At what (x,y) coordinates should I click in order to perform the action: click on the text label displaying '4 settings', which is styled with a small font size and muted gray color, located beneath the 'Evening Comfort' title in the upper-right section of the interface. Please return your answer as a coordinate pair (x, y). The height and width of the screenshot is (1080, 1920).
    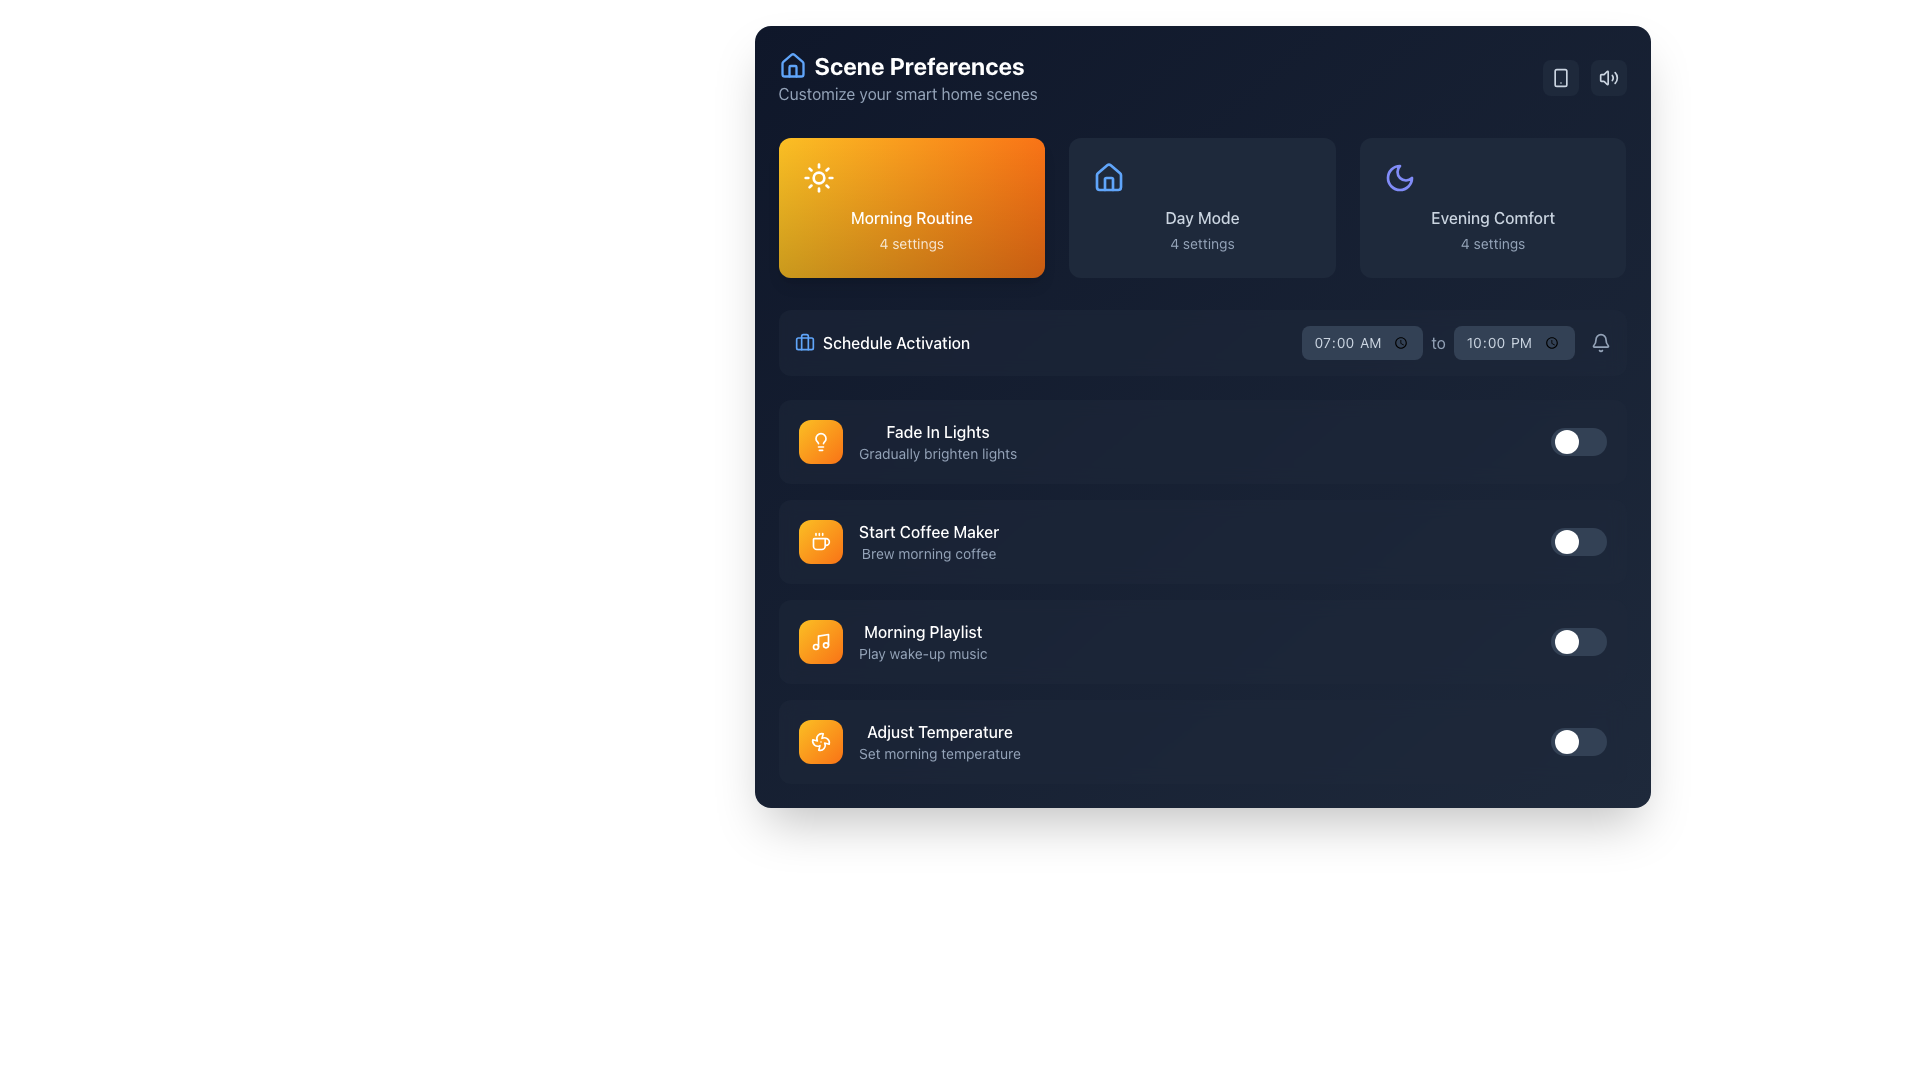
    Looking at the image, I should click on (1493, 242).